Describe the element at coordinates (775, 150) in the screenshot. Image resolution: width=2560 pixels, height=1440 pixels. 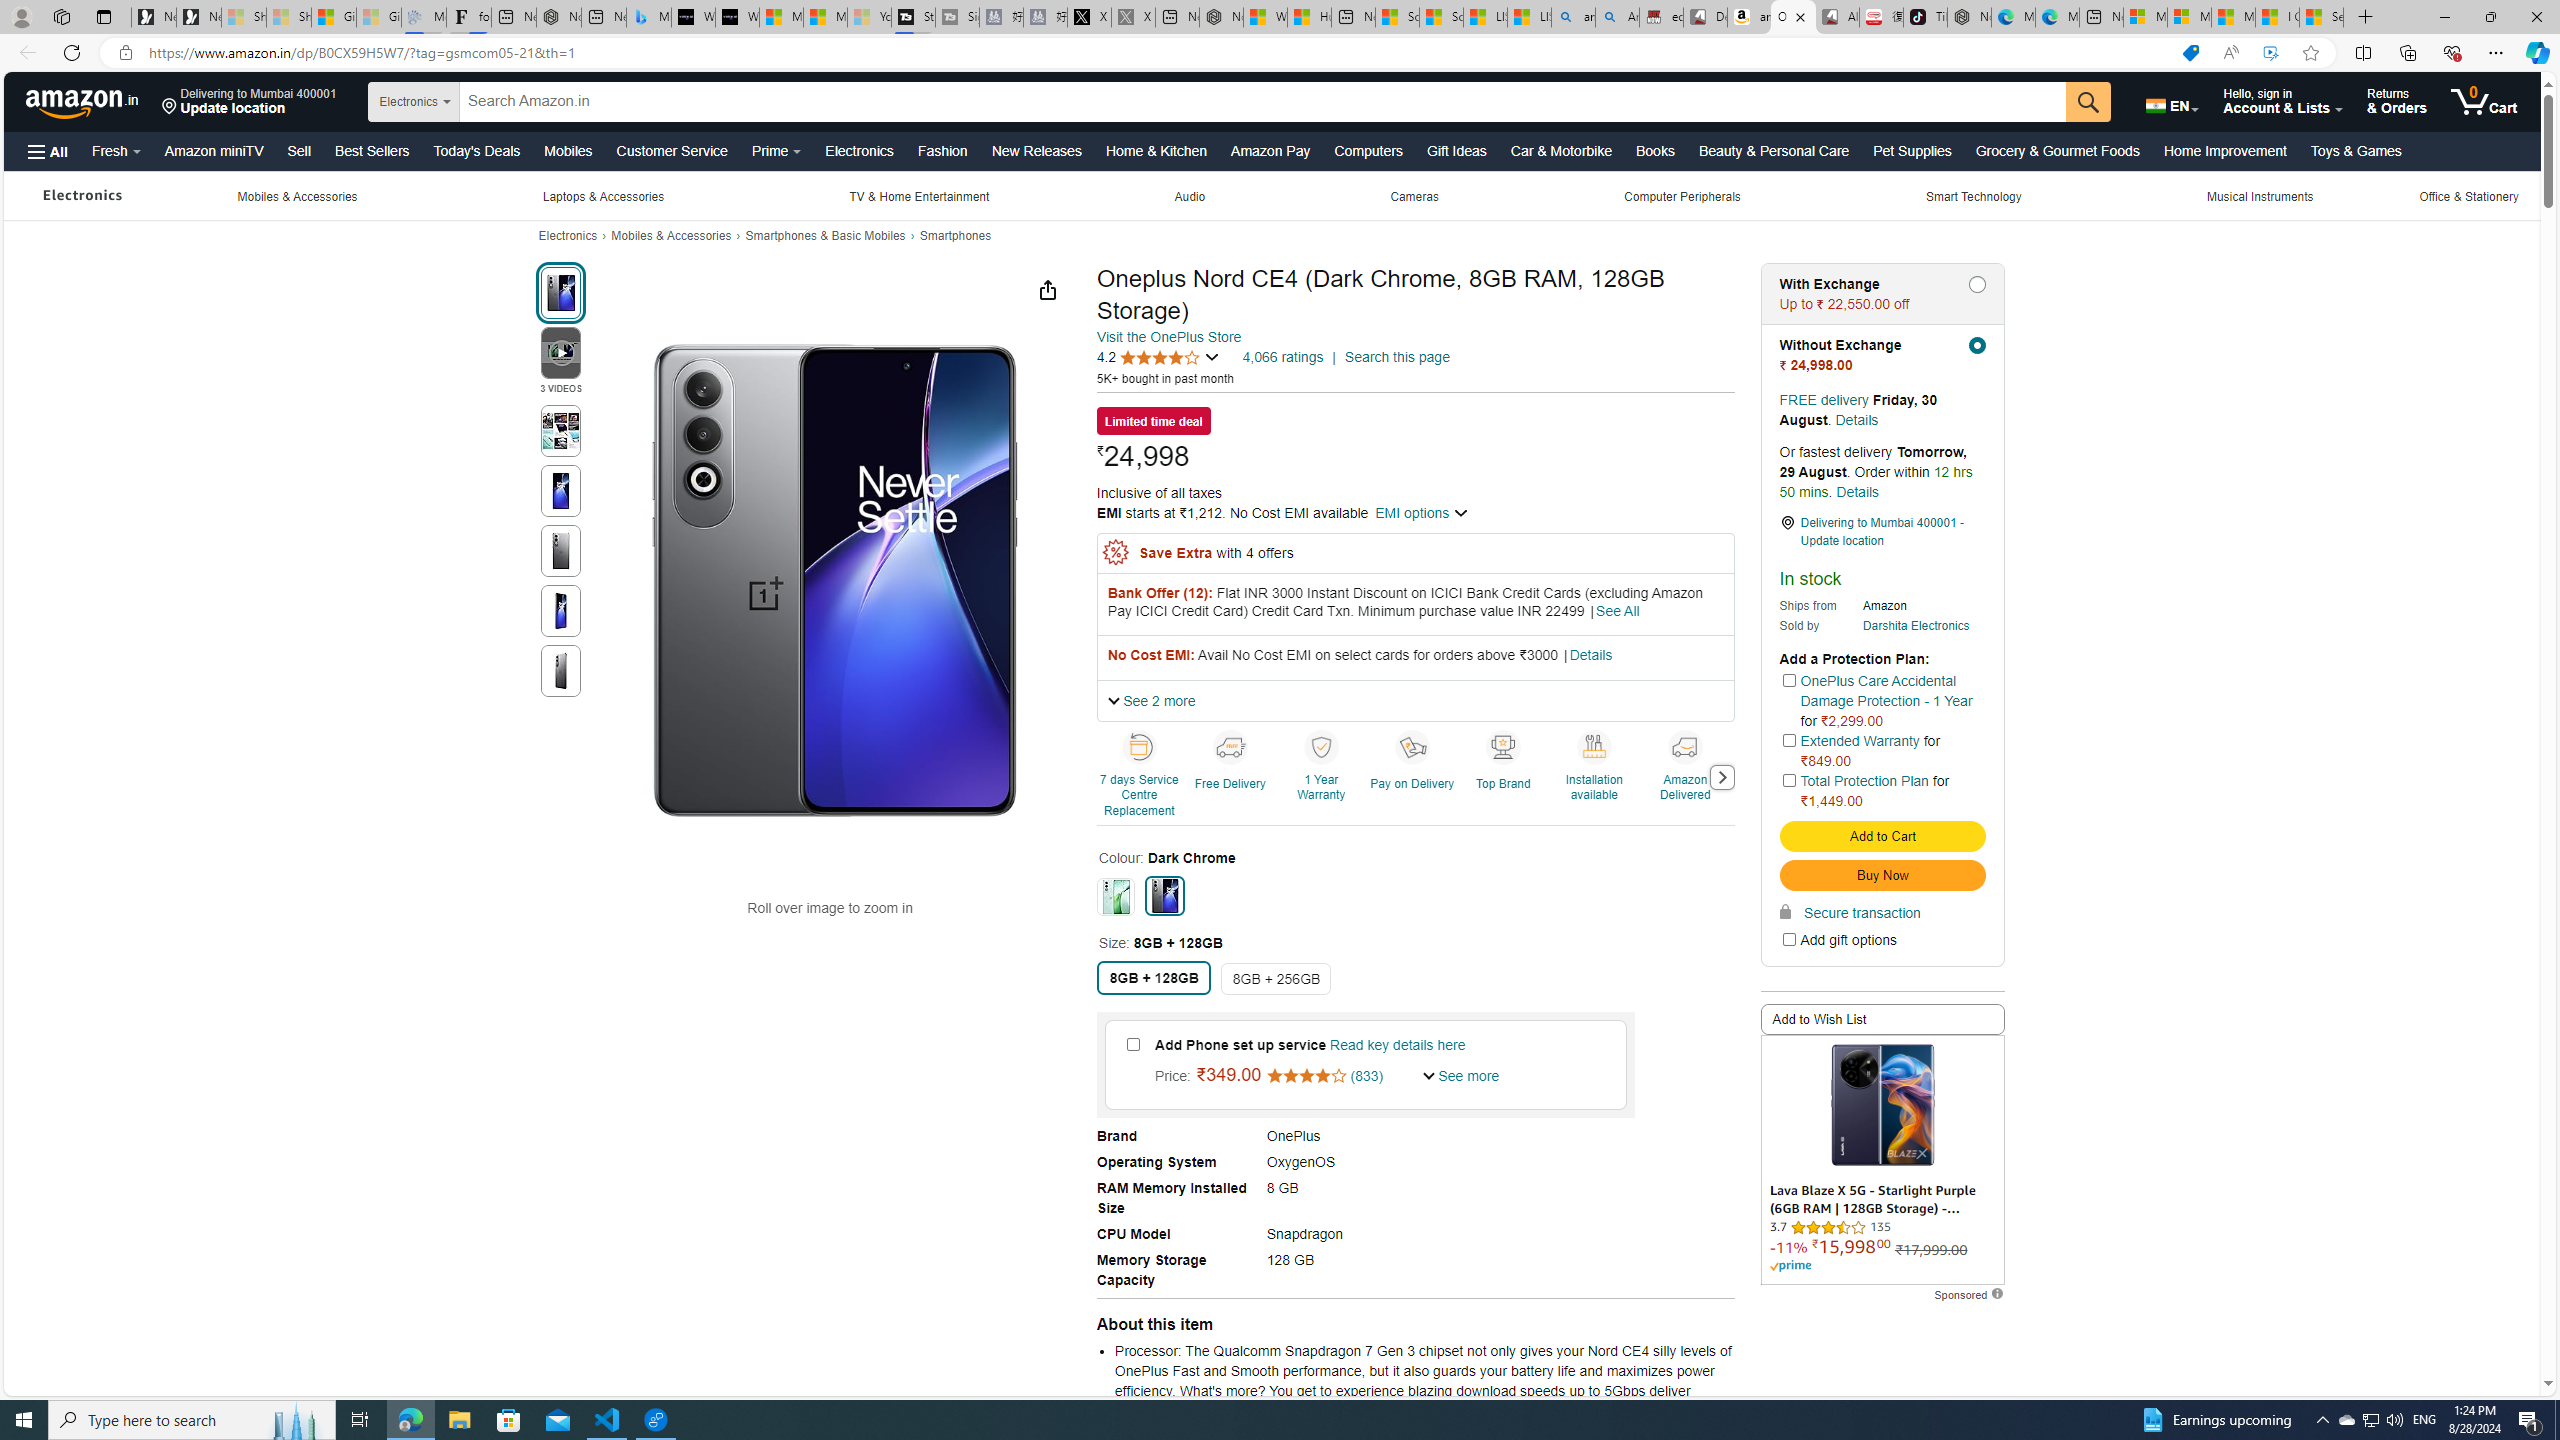
I see `'Prime'` at that location.